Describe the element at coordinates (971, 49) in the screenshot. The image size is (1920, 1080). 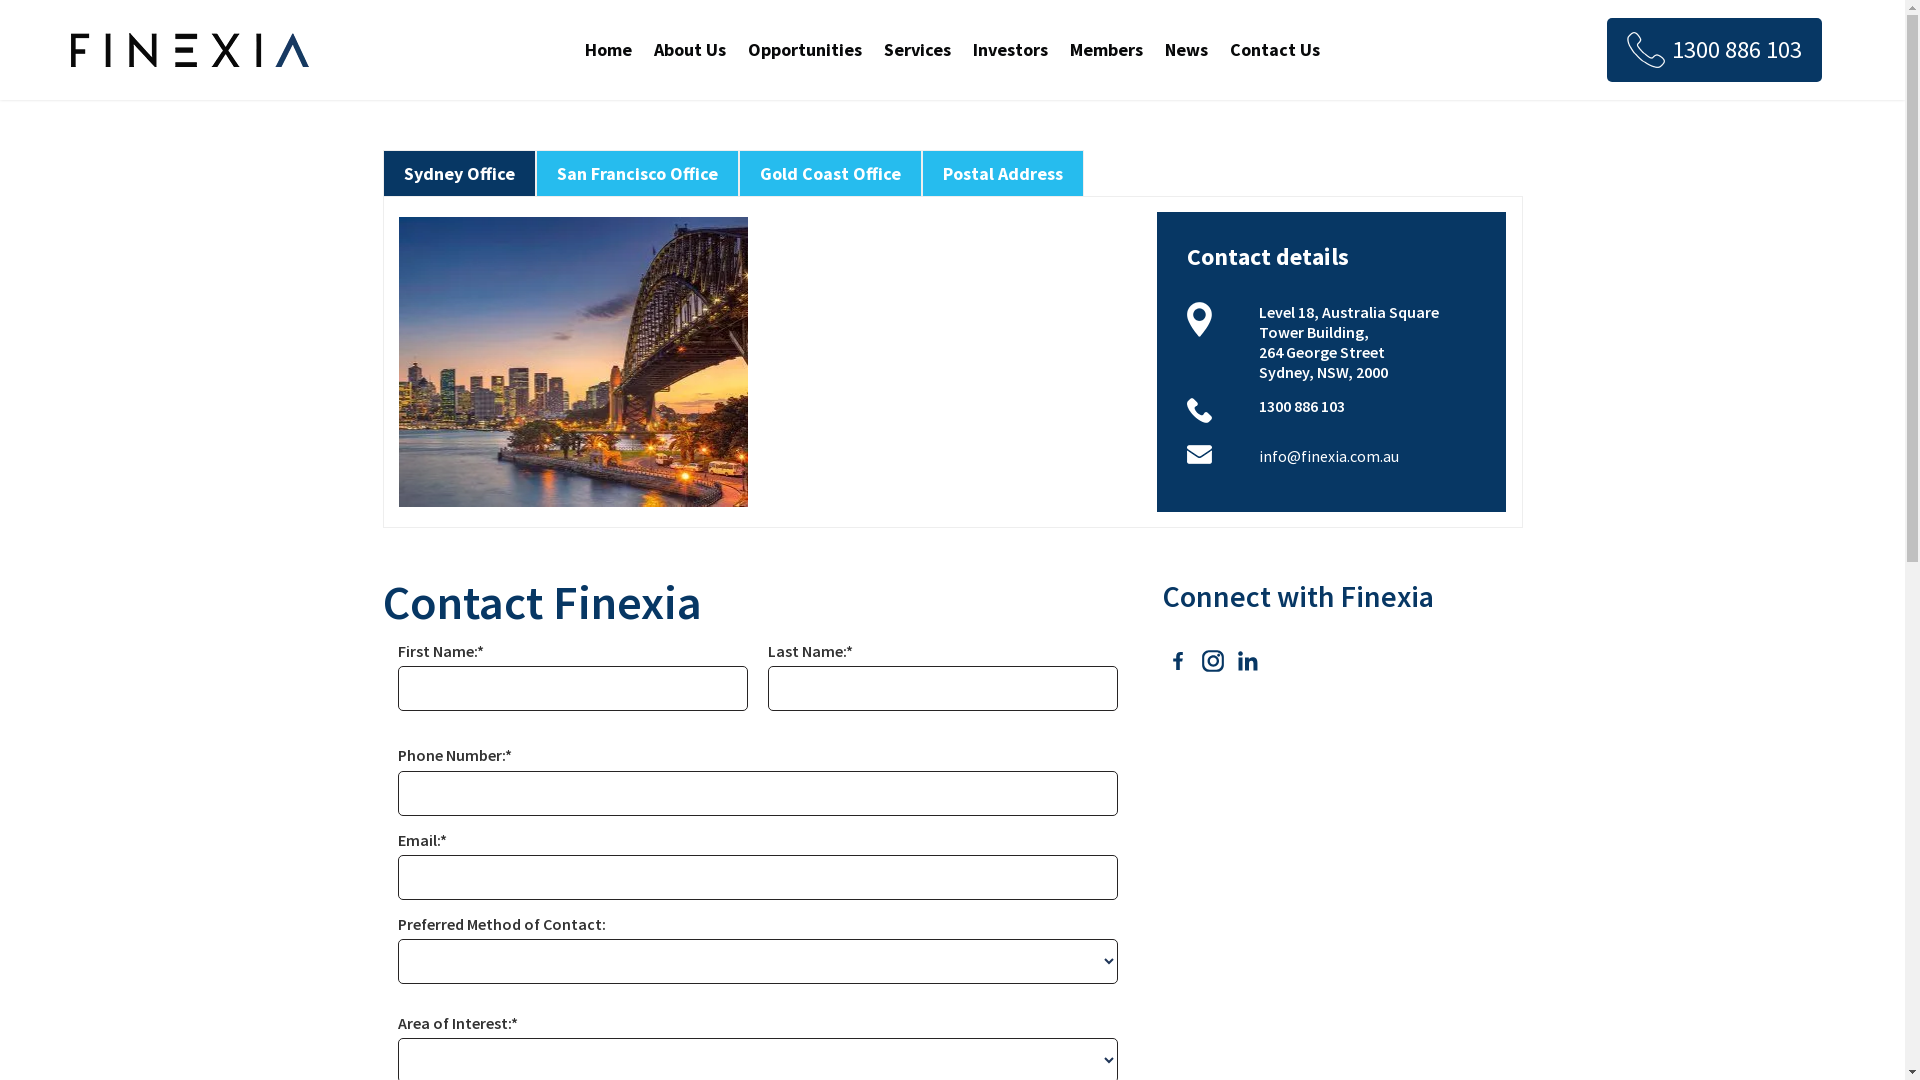
I see `'Investors'` at that location.